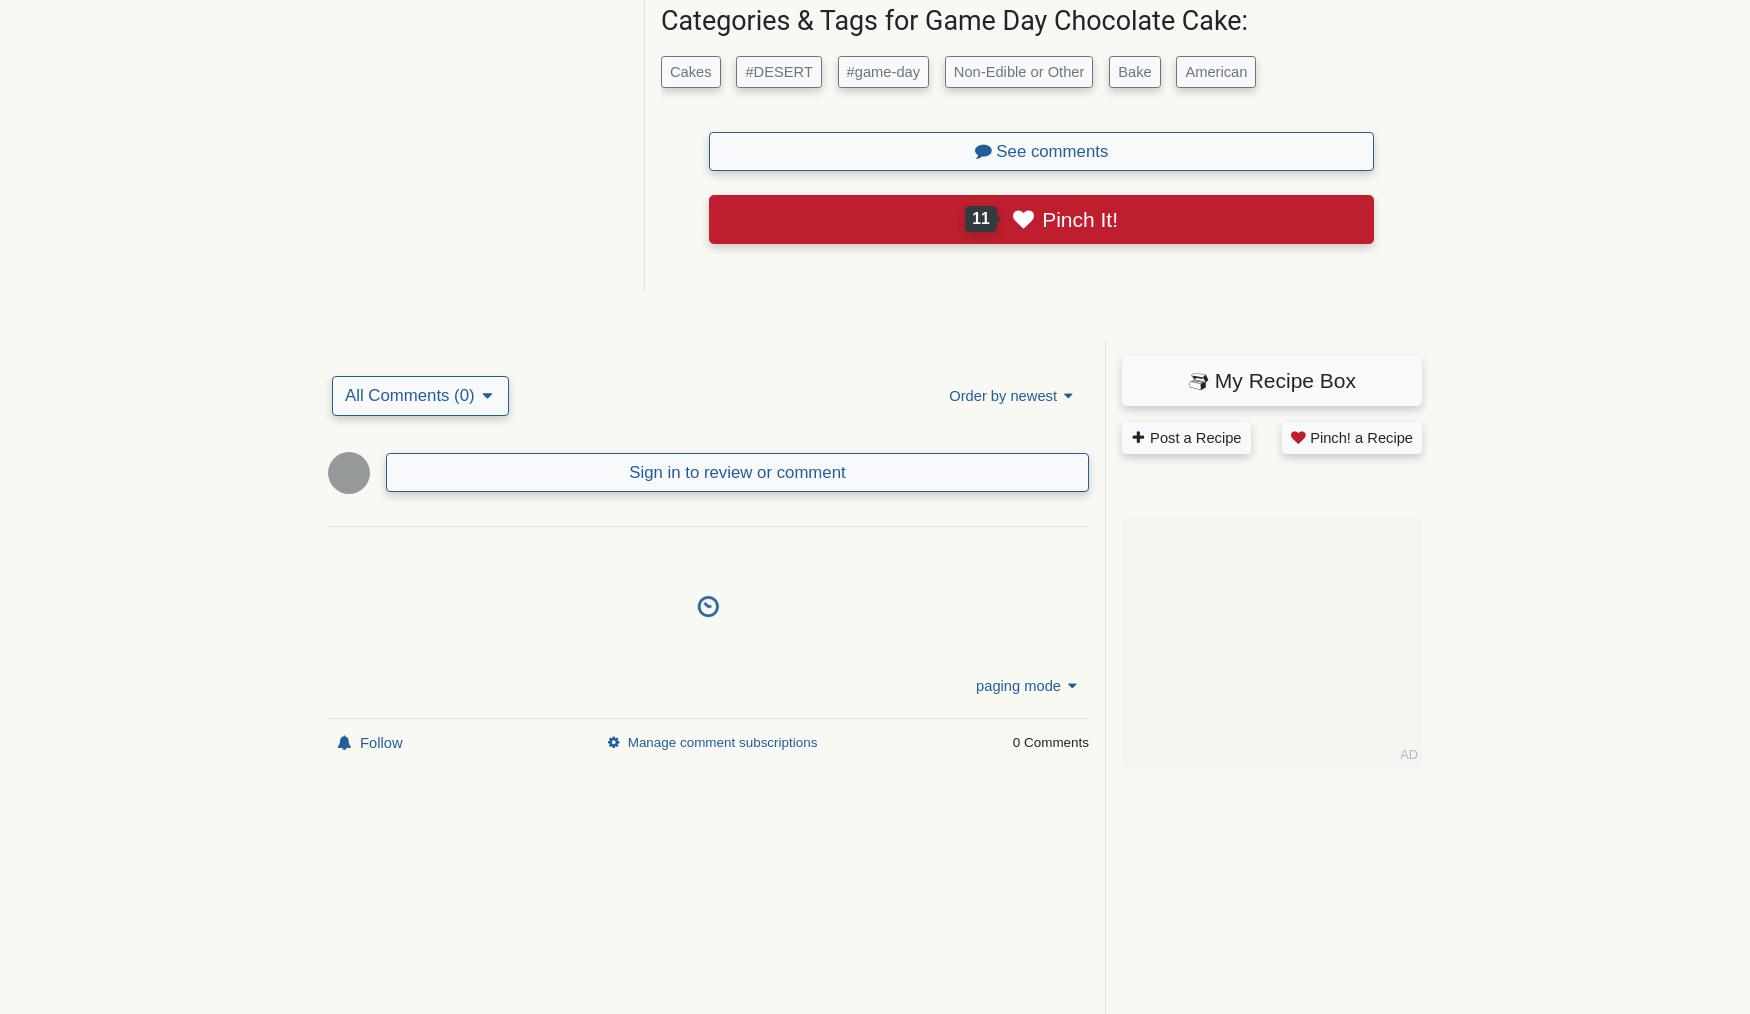 The width and height of the screenshot is (1750, 1014). Describe the element at coordinates (736, 472) in the screenshot. I see `'Sign in to review or comment'` at that location.